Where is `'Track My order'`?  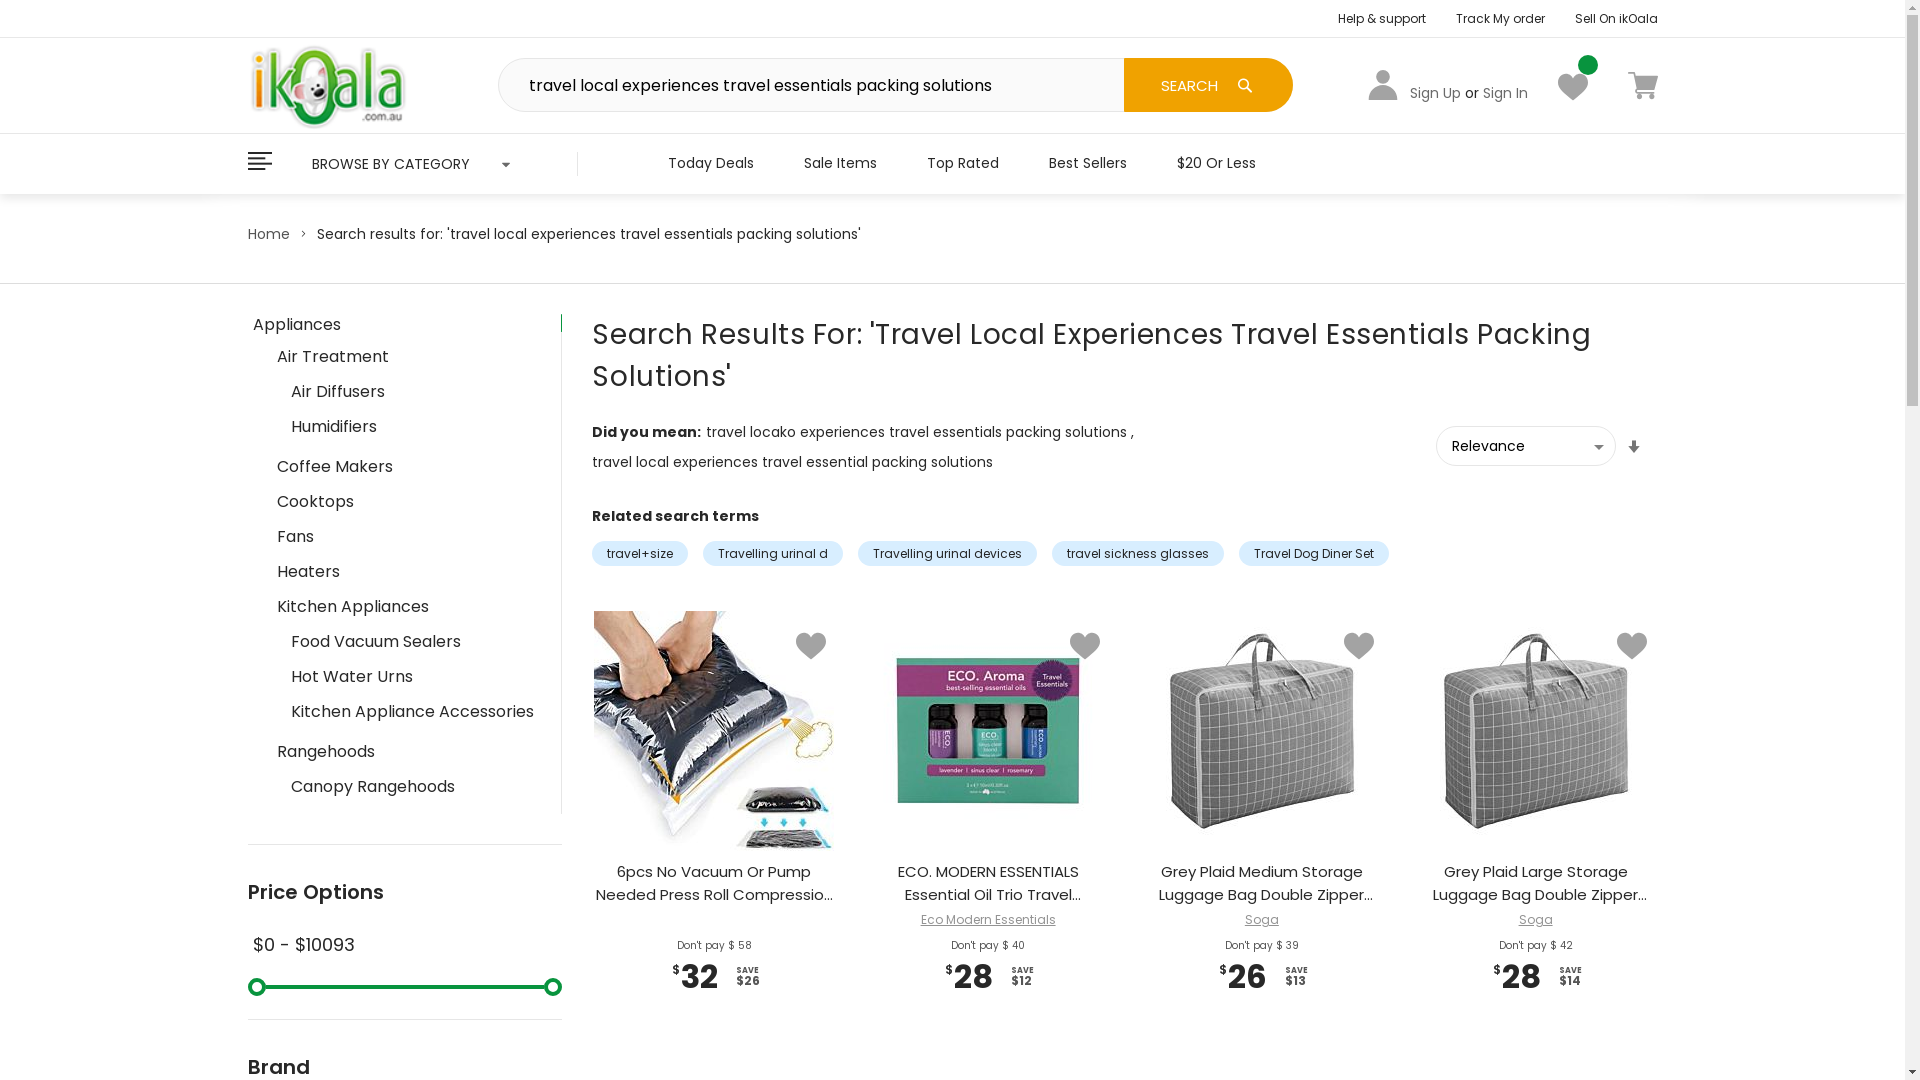
'Track My order' is located at coordinates (1500, 18).